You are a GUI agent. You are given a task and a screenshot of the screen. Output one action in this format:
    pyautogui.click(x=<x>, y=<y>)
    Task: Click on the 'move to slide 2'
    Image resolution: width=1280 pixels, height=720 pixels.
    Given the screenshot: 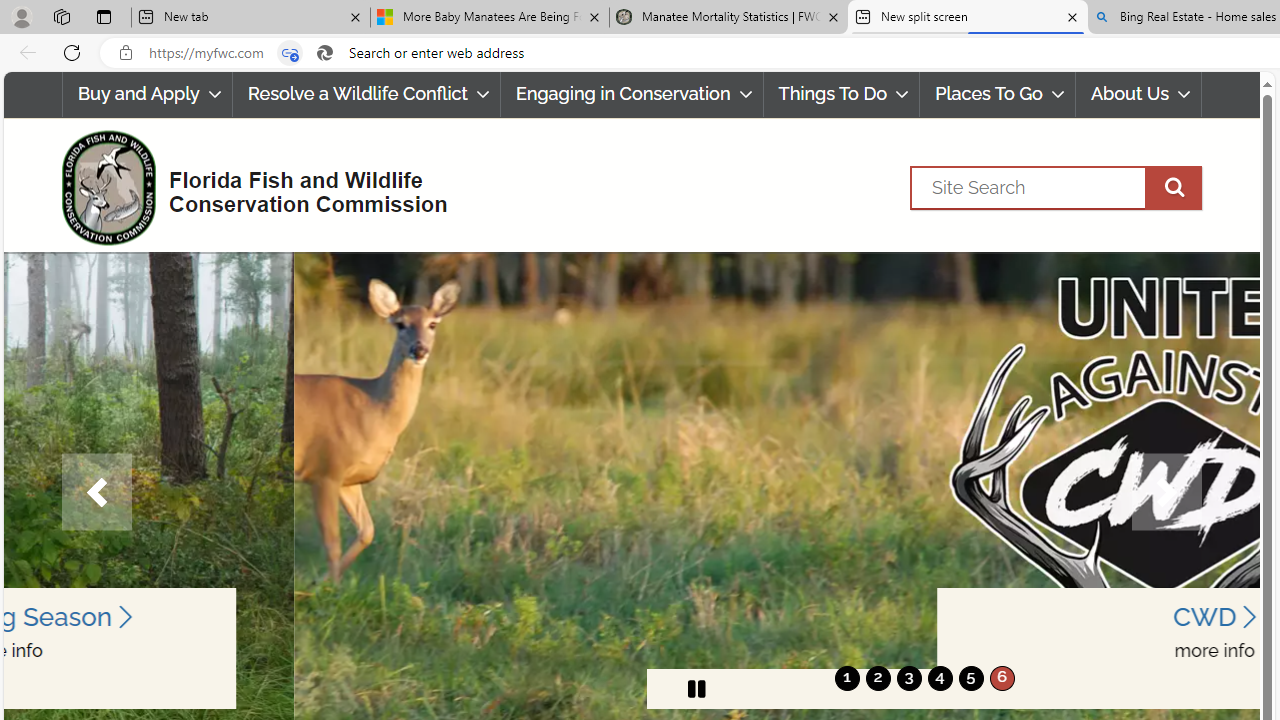 What is the action you would take?
    pyautogui.click(x=878, y=677)
    